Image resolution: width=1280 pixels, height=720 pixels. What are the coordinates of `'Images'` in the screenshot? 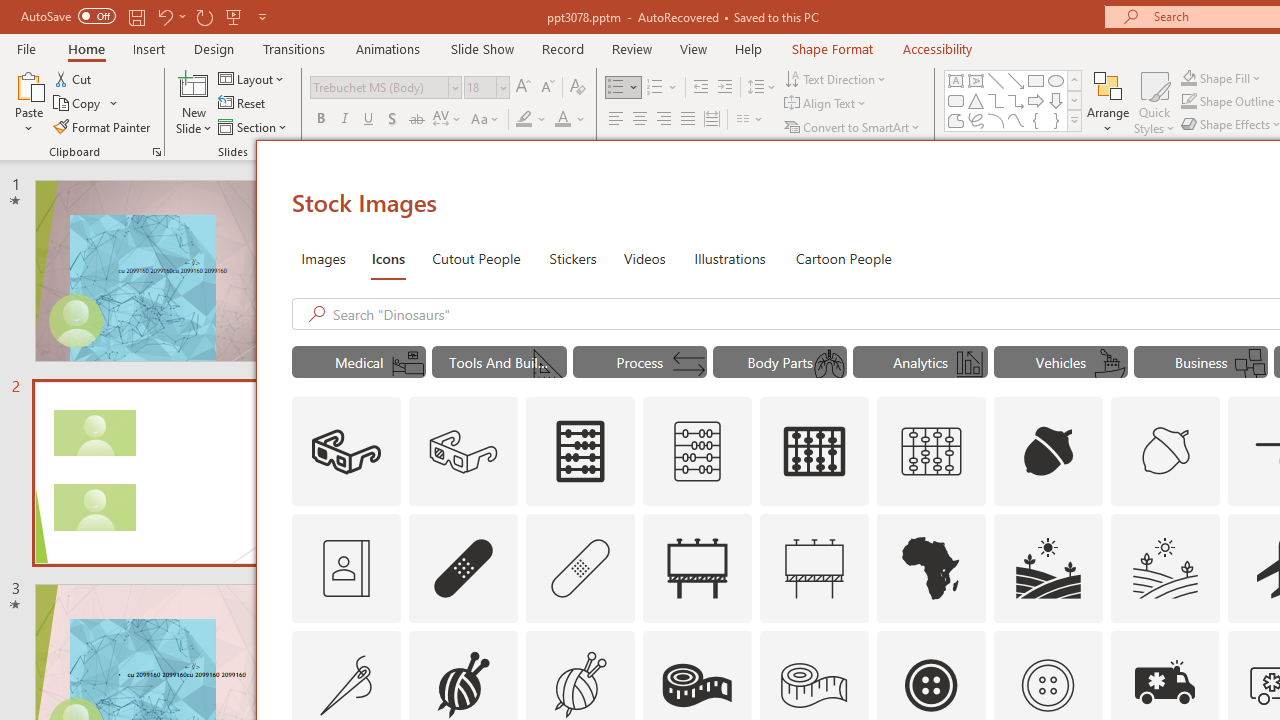 It's located at (323, 257).